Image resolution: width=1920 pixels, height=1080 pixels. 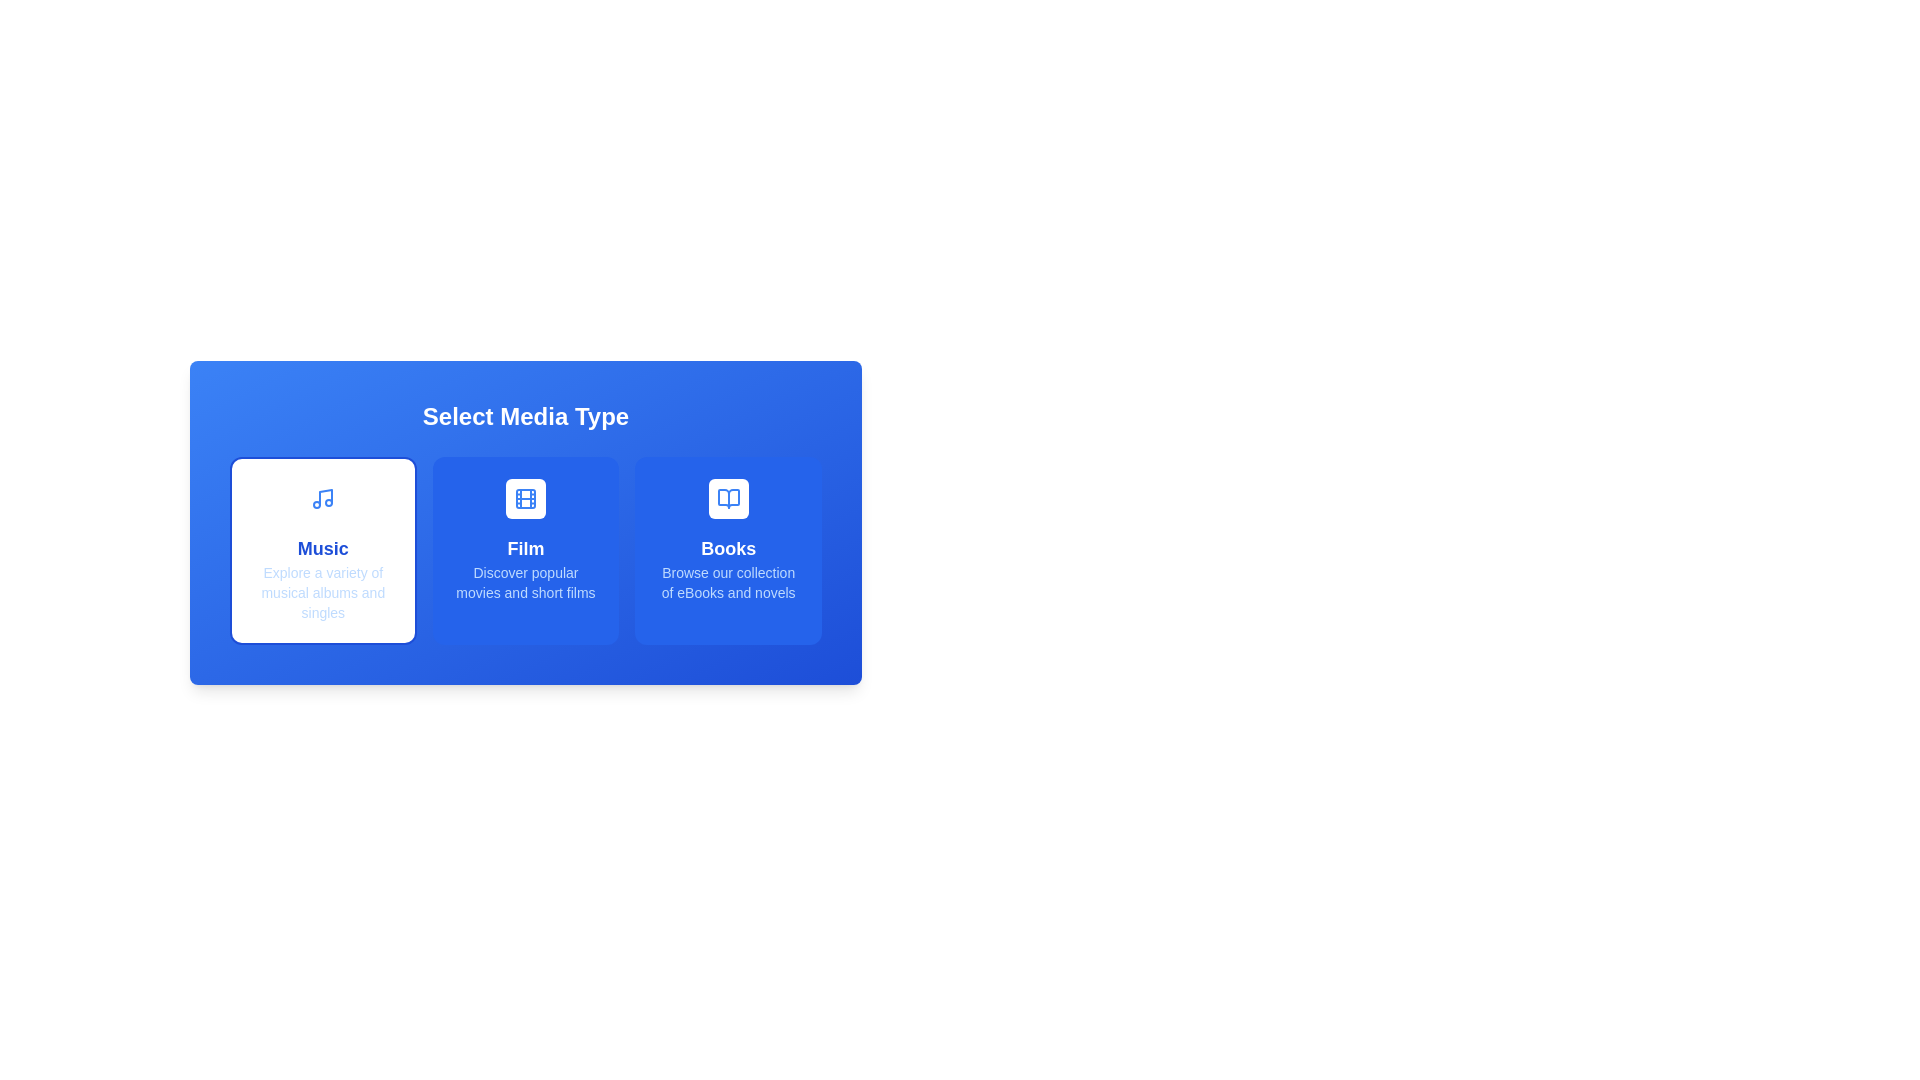 I want to click on the Music icon located within the selectable card labeled 'Music' in the 'Select Media Type' section, so click(x=322, y=497).